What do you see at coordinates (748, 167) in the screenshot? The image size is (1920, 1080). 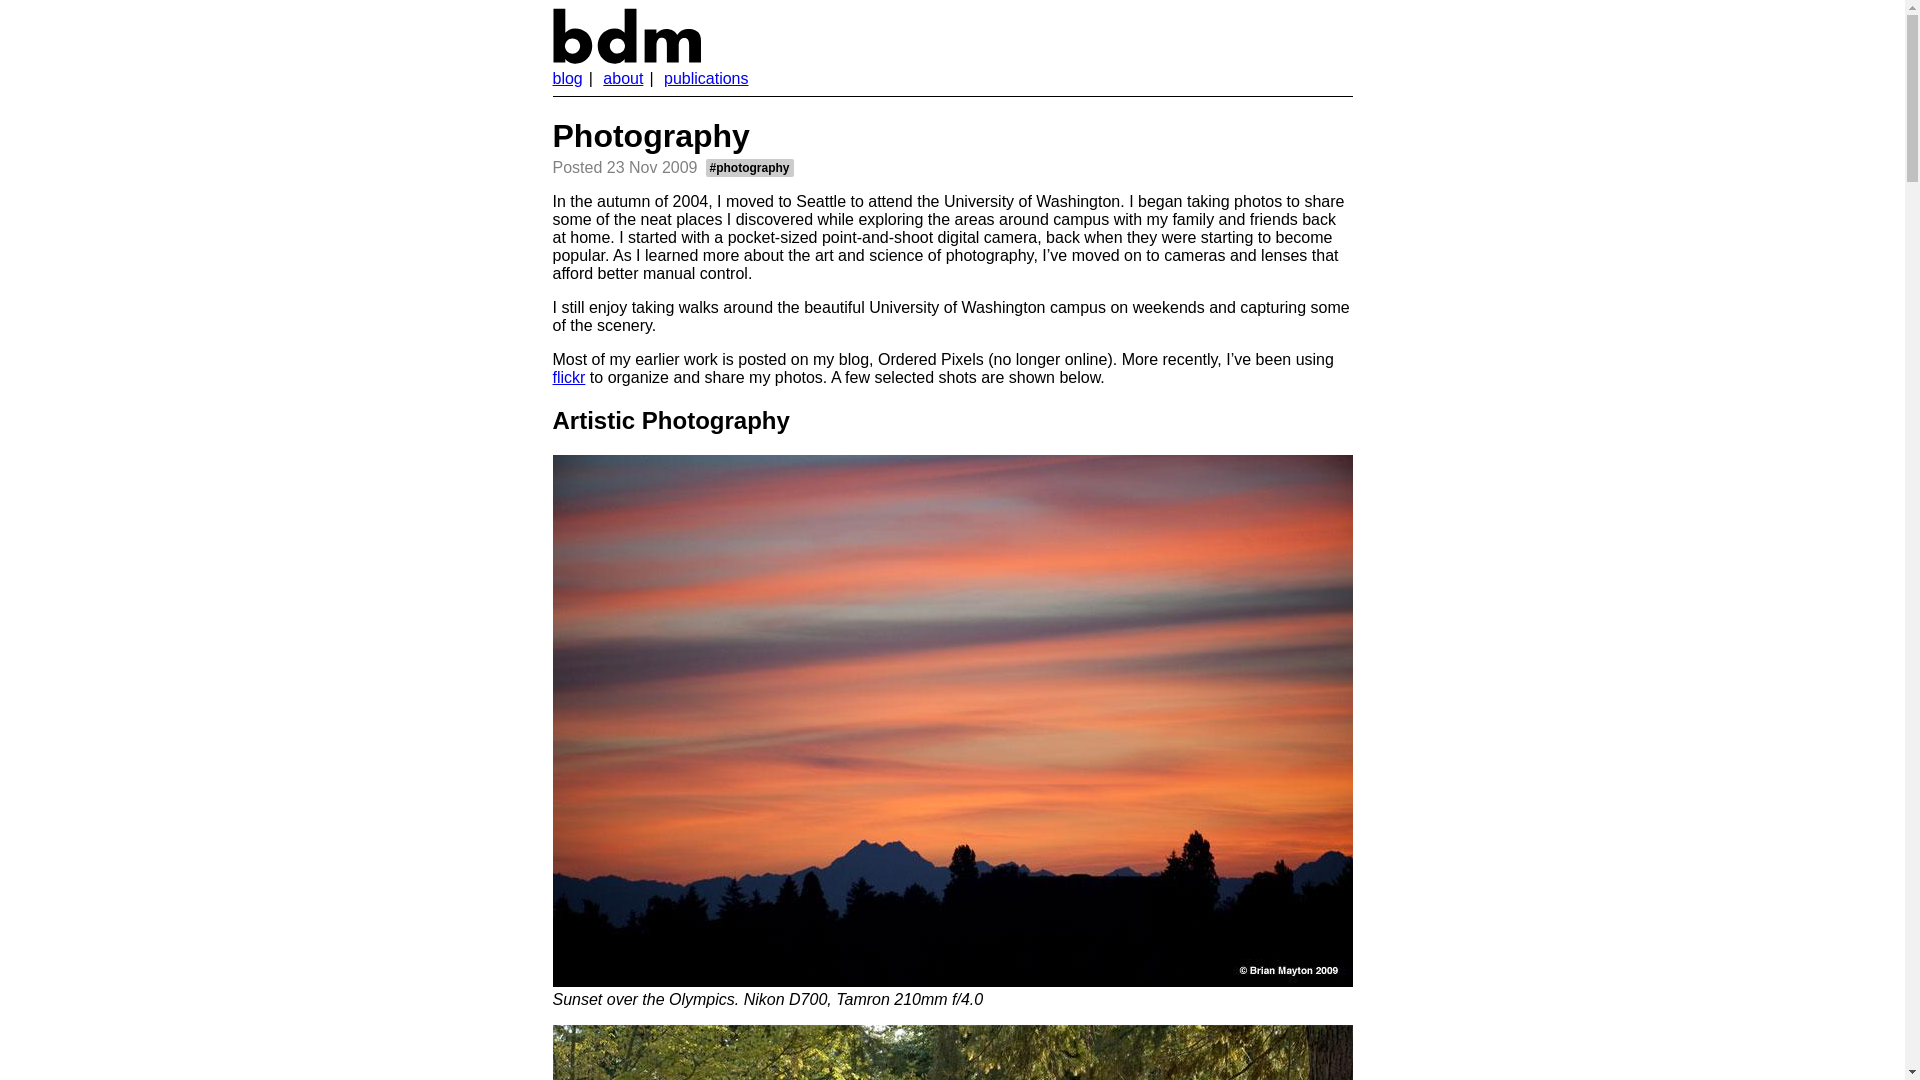 I see `'#photography'` at bounding box center [748, 167].